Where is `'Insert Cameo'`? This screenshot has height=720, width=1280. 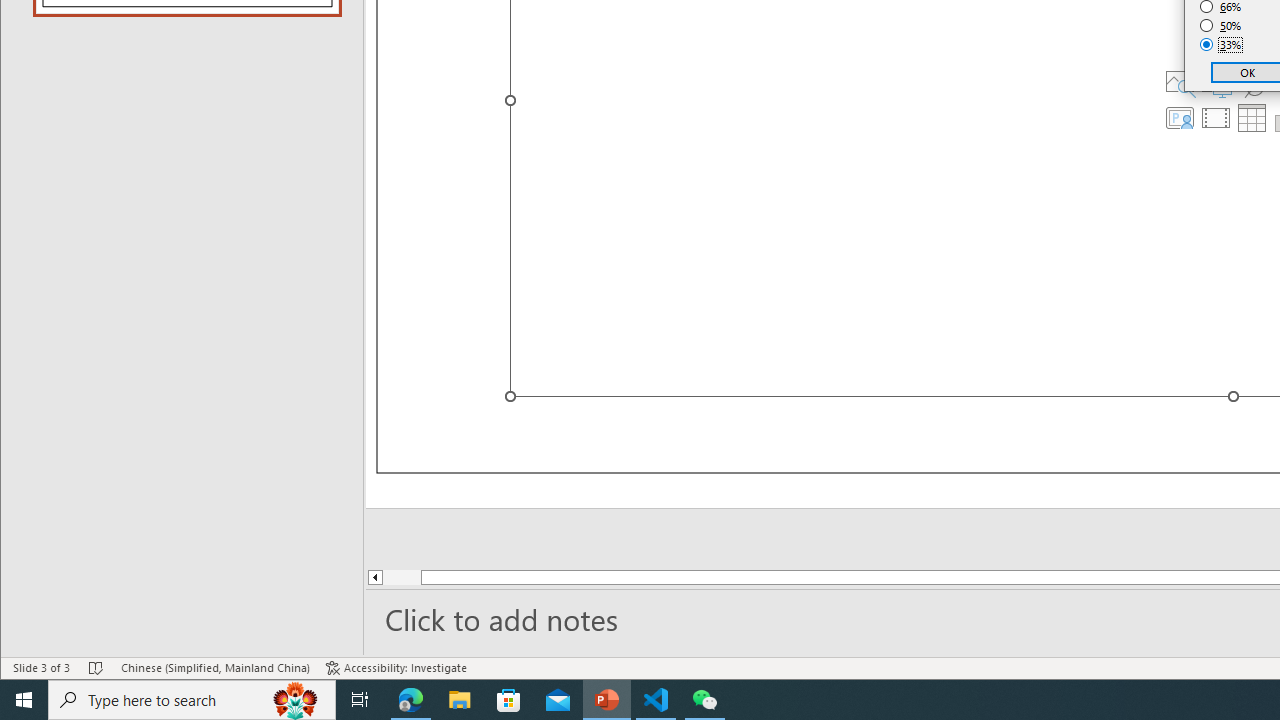 'Insert Cameo' is located at coordinates (1179, 118).